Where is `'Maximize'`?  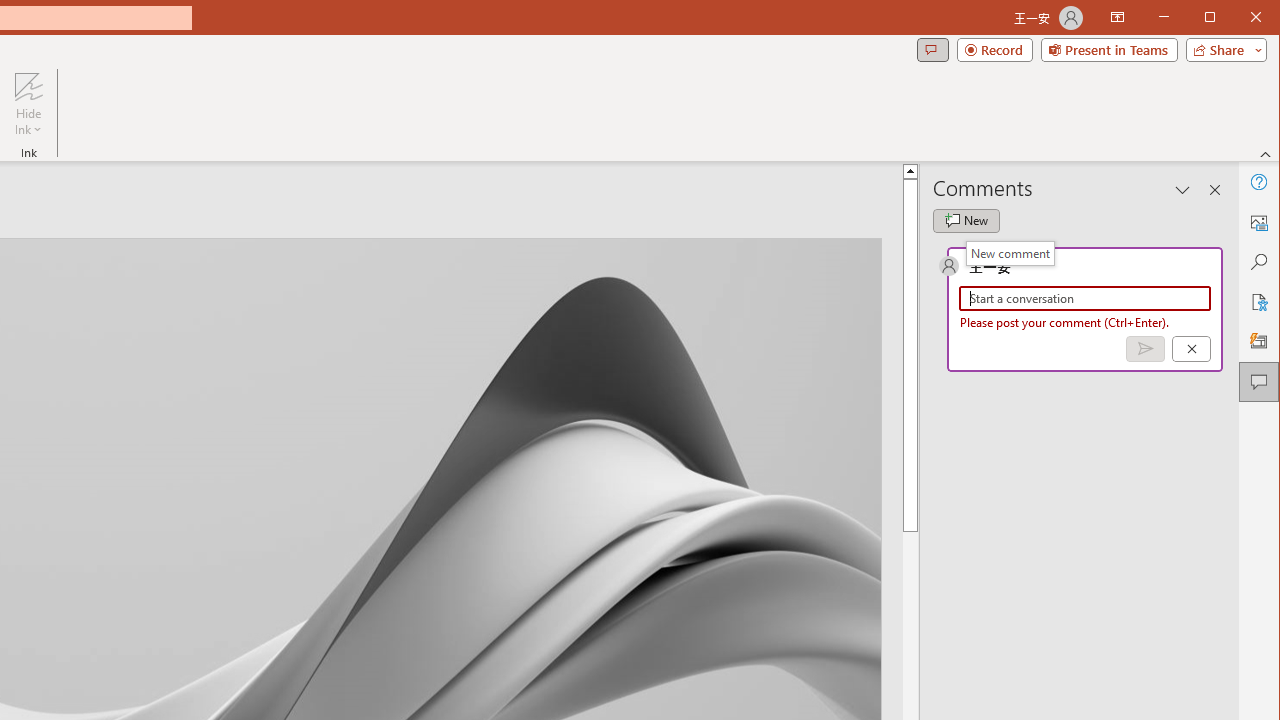 'Maximize' is located at coordinates (1238, 19).